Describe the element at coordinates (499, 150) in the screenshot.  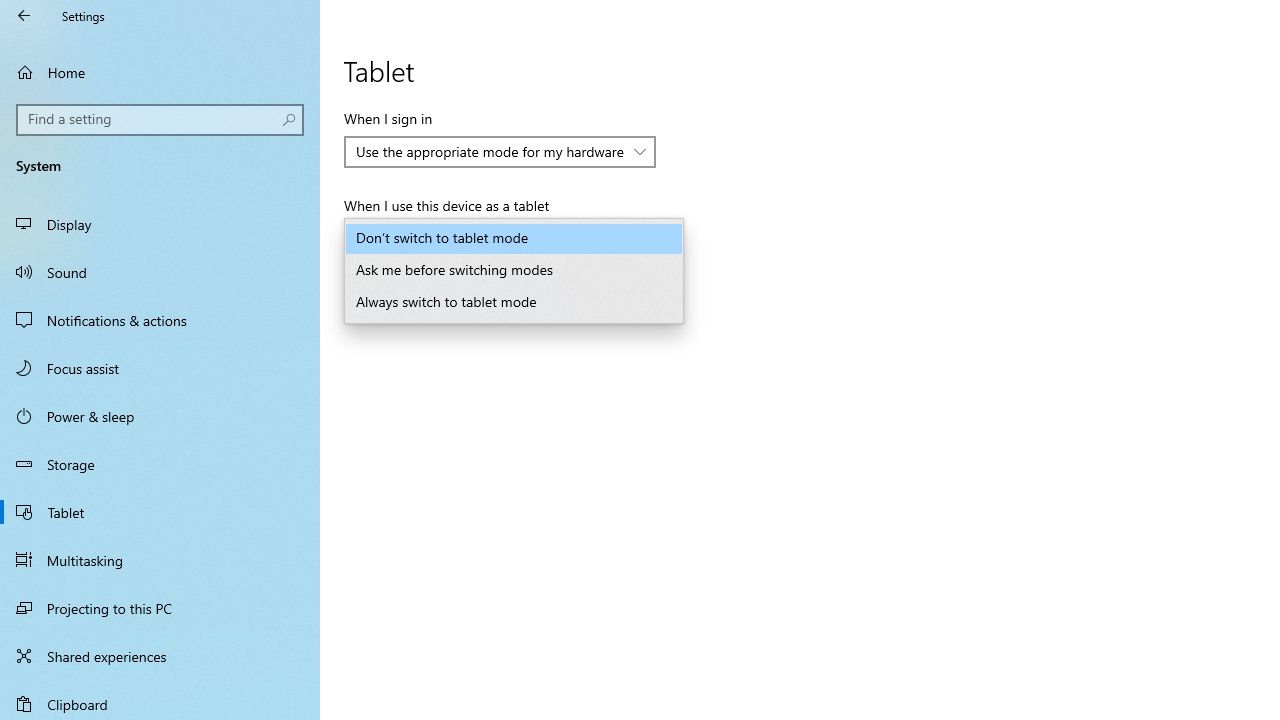
I see `'When I sign in'` at that location.